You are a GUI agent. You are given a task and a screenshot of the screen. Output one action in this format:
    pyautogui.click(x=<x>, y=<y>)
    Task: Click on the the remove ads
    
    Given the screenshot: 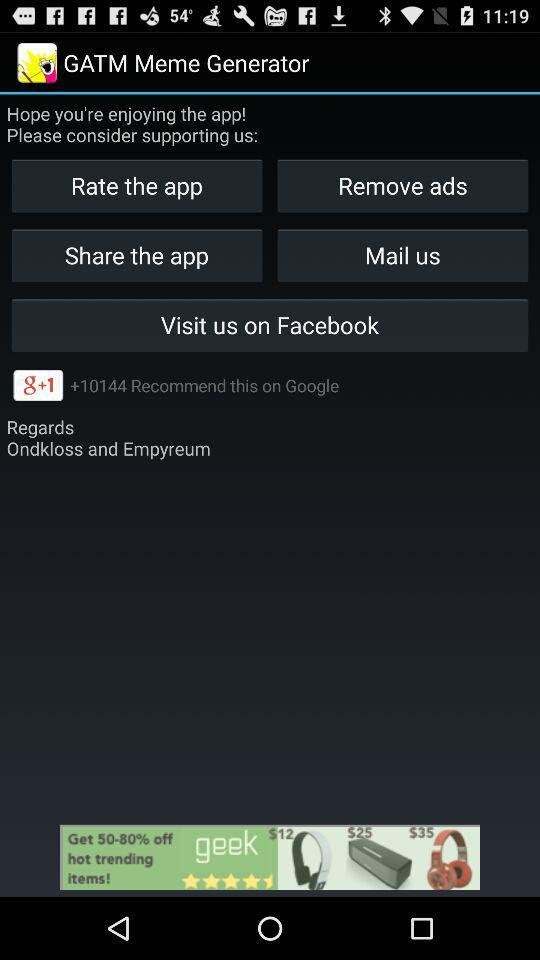 What is the action you would take?
    pyautogui.click(x=402, y=185)
    